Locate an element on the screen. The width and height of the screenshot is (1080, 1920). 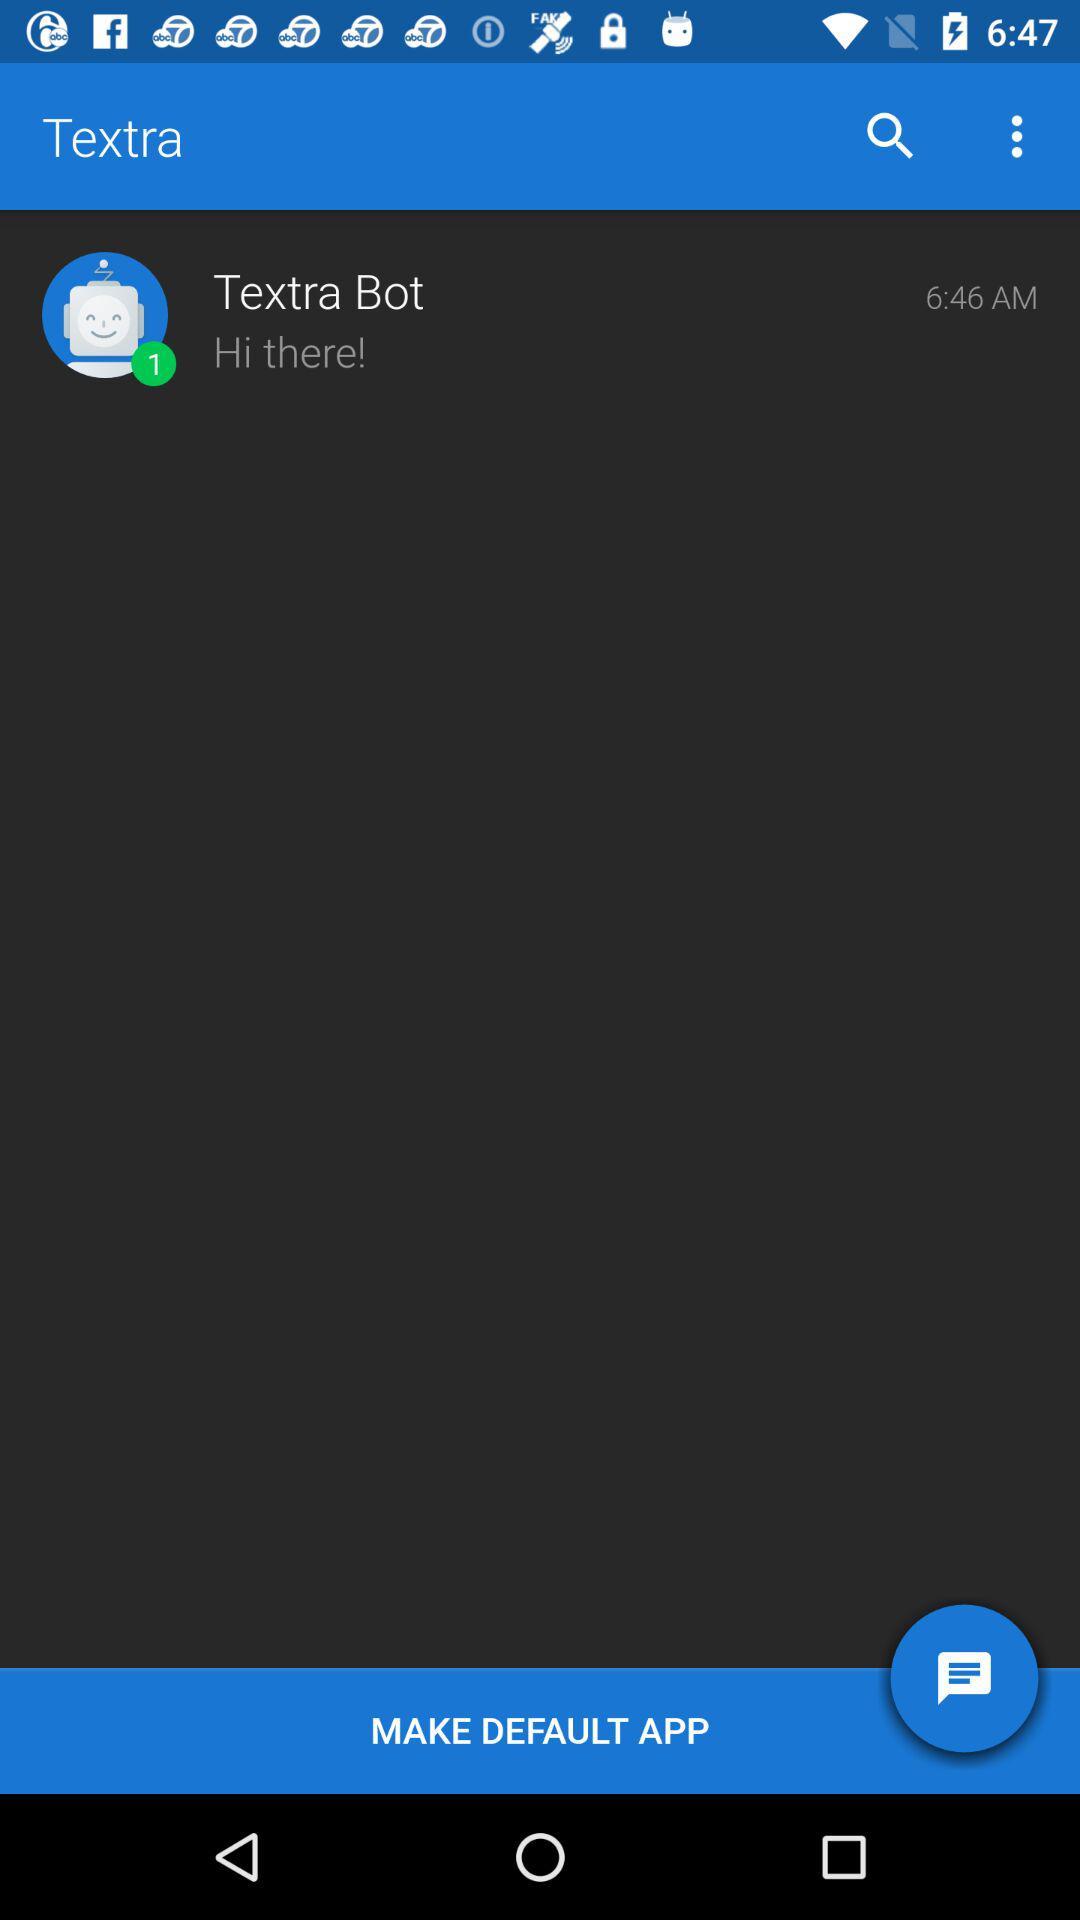
the chat icon is located at coordinates (963, 1678).